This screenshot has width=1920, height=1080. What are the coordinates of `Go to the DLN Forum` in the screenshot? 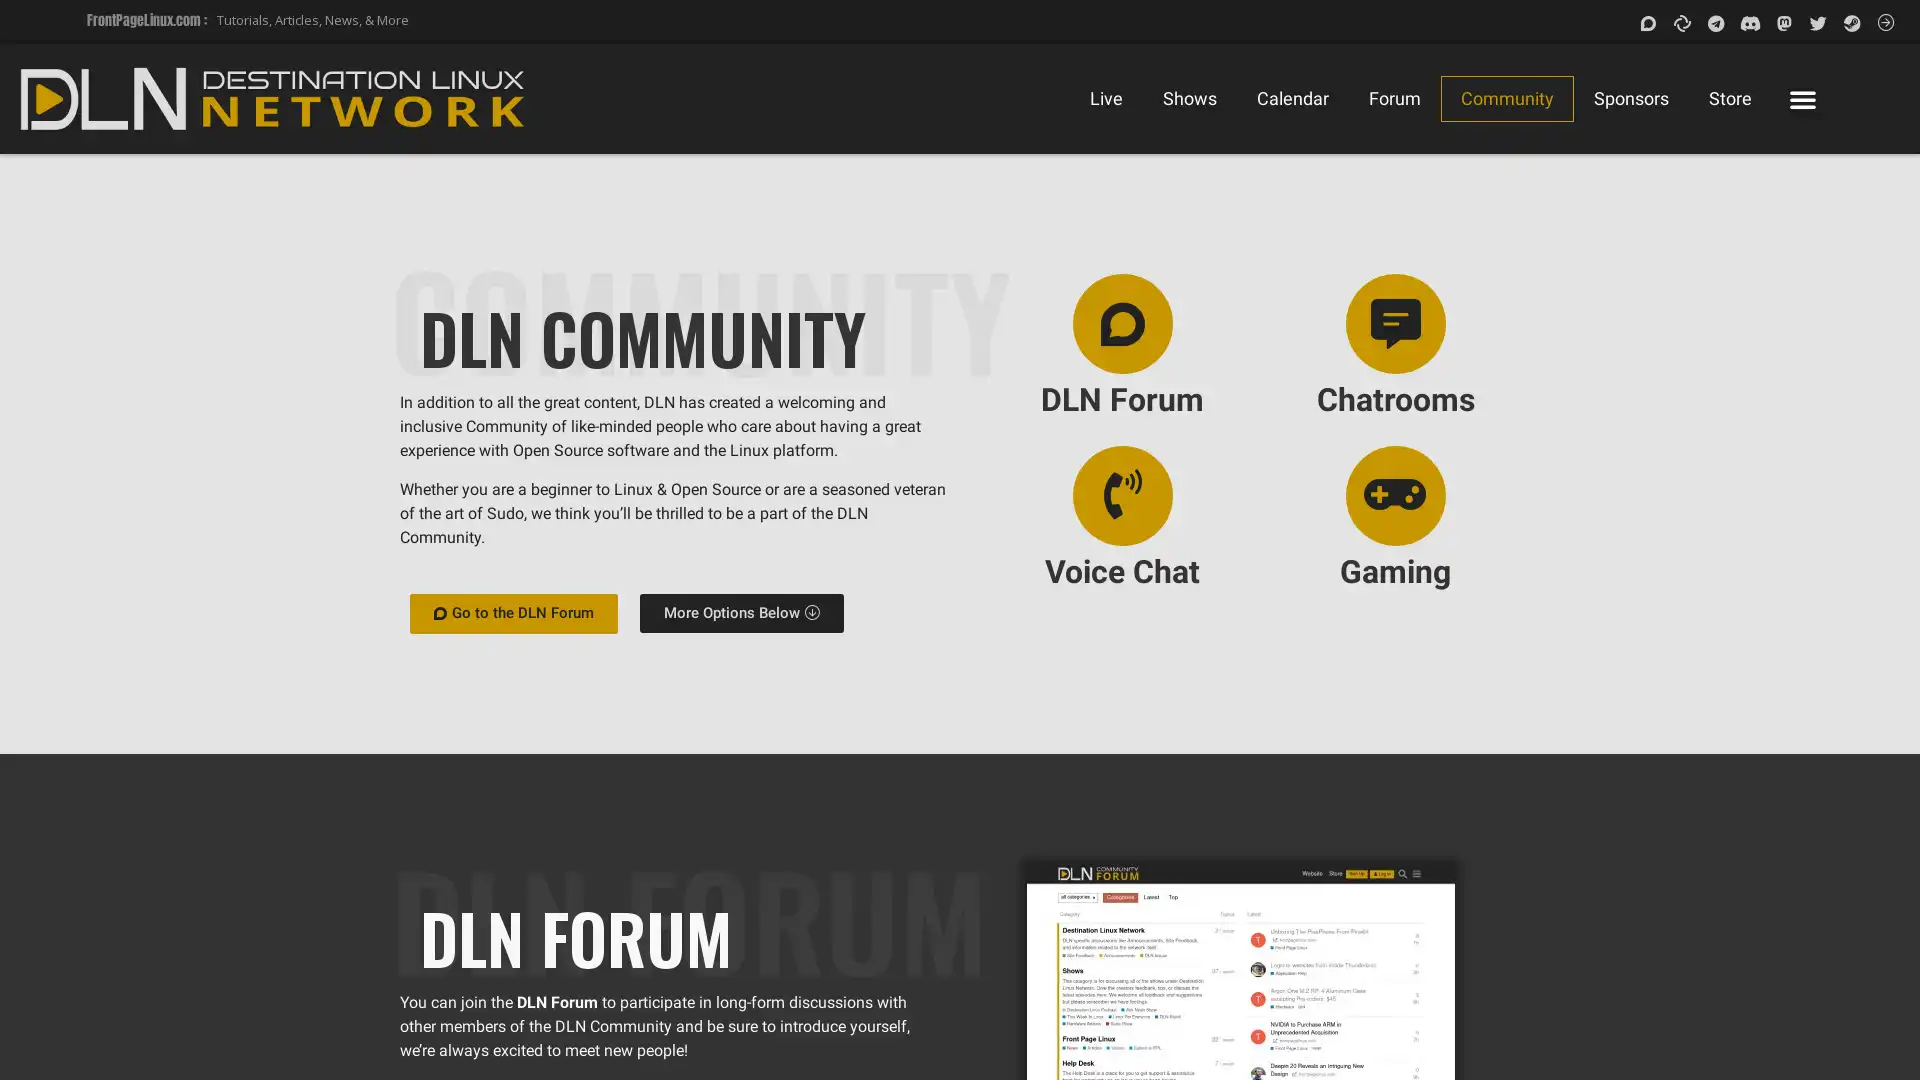 It's located at (513, 612).